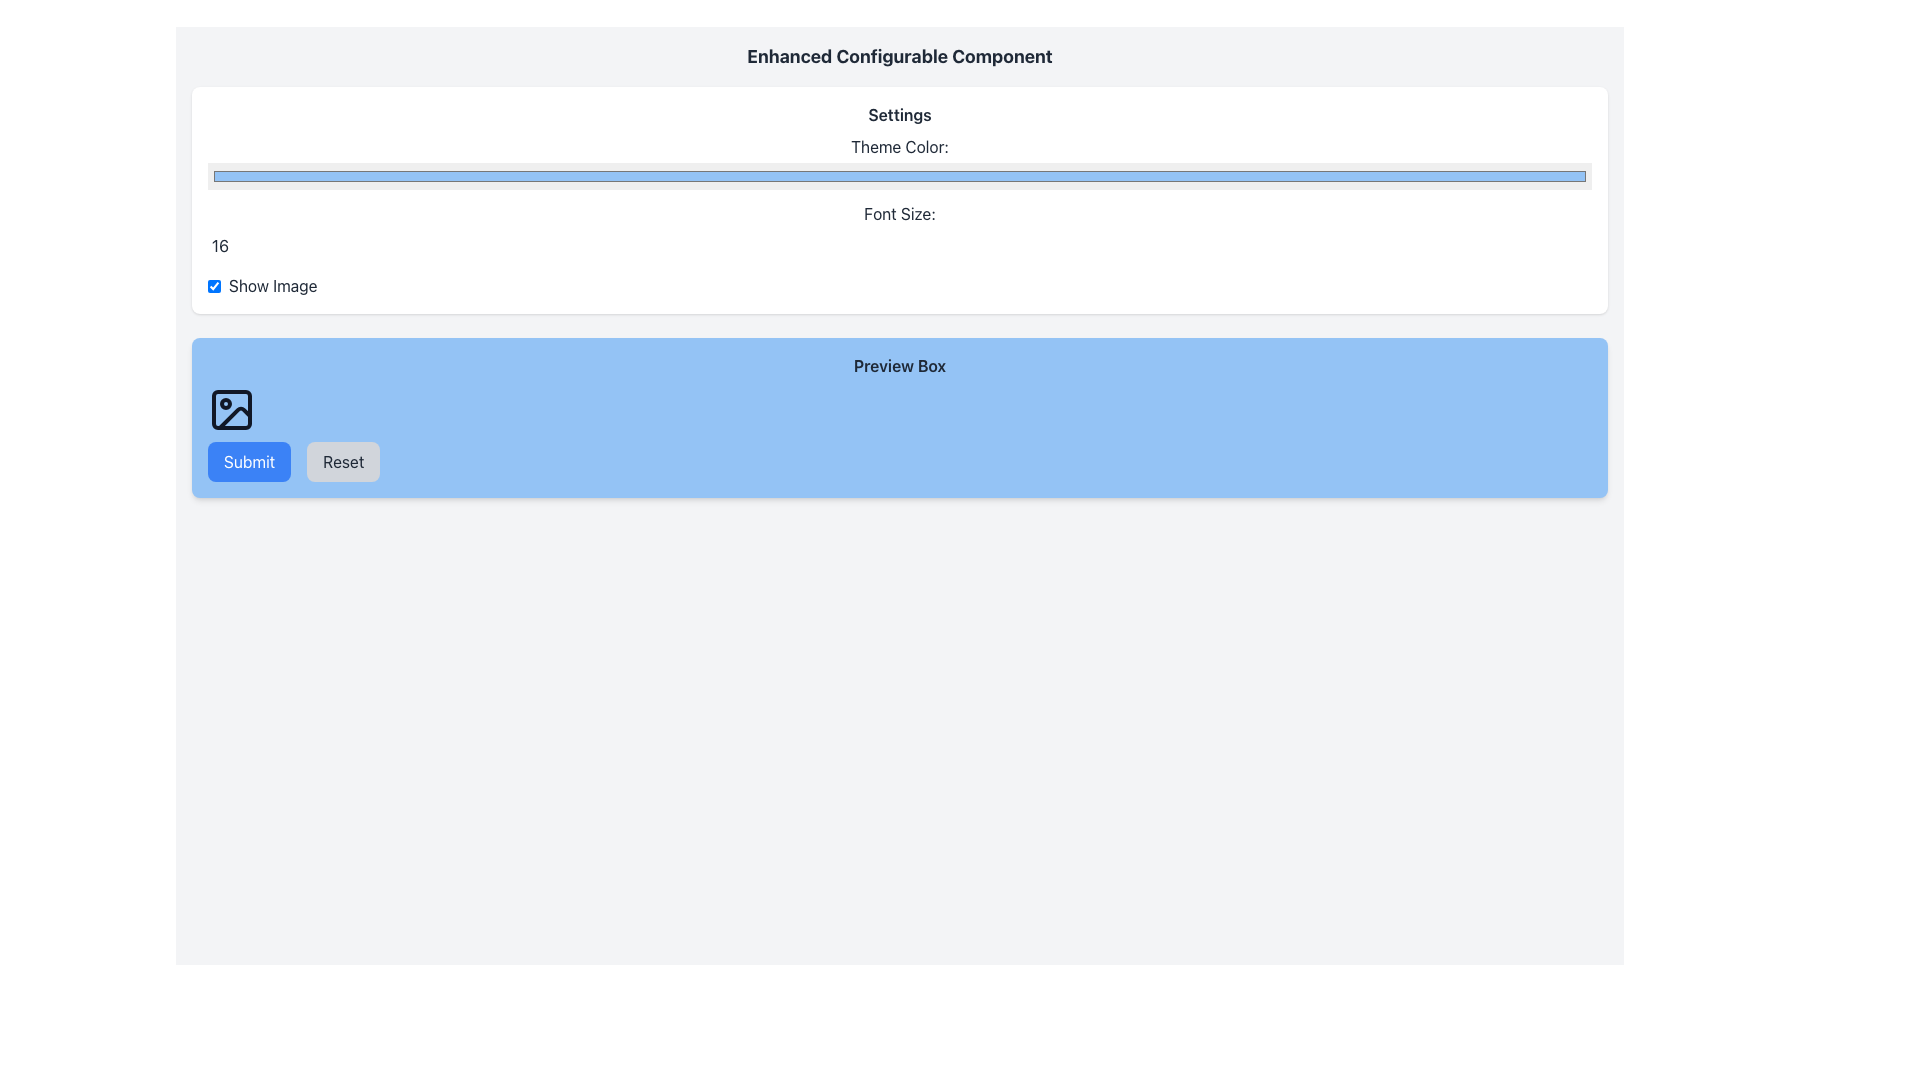 The height and width of the screenshot is (1080, 1920). I want to click on the landscape icon, which features a sun or moon and a mountain line, located in the 'Preview Box' section above the 'Submit' button, so click(231, 408).